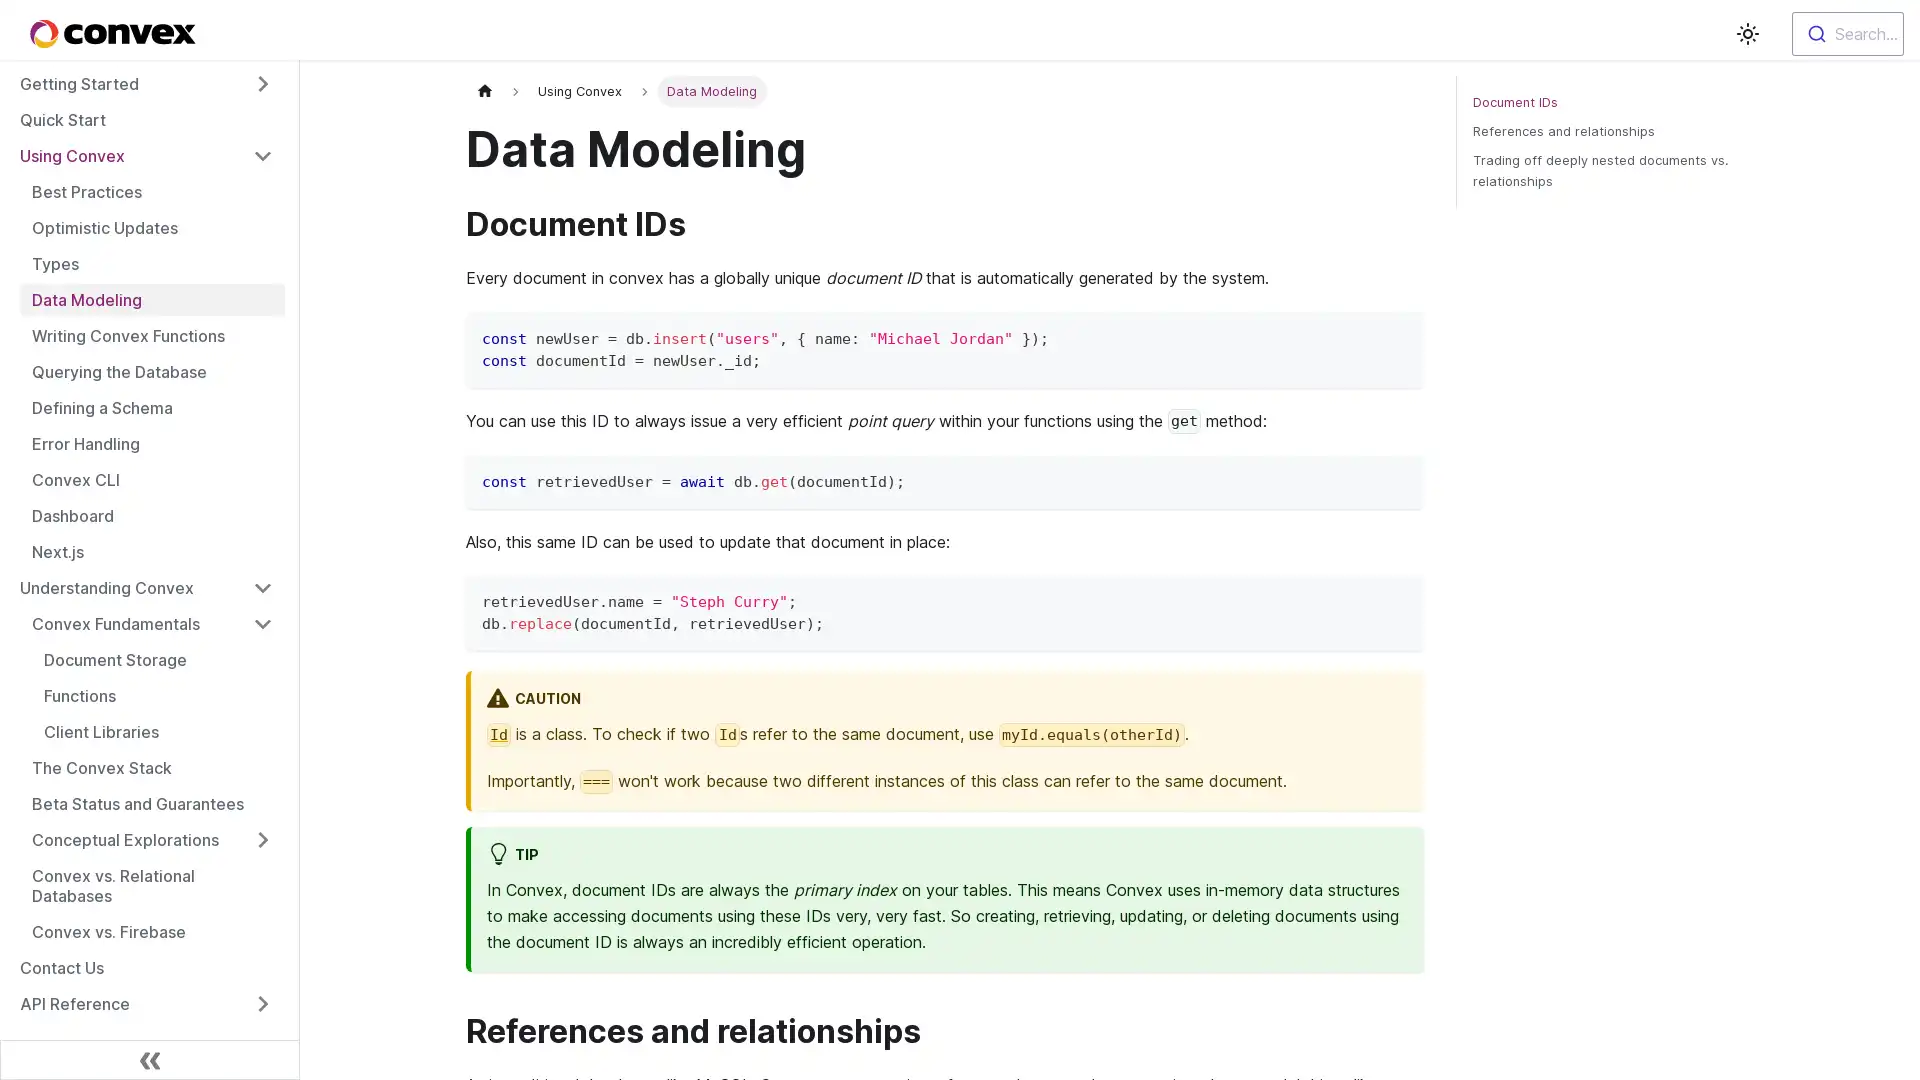  I want to click on Toggle the collapsible sidebar category 'API Reference', so click(262, 1003).